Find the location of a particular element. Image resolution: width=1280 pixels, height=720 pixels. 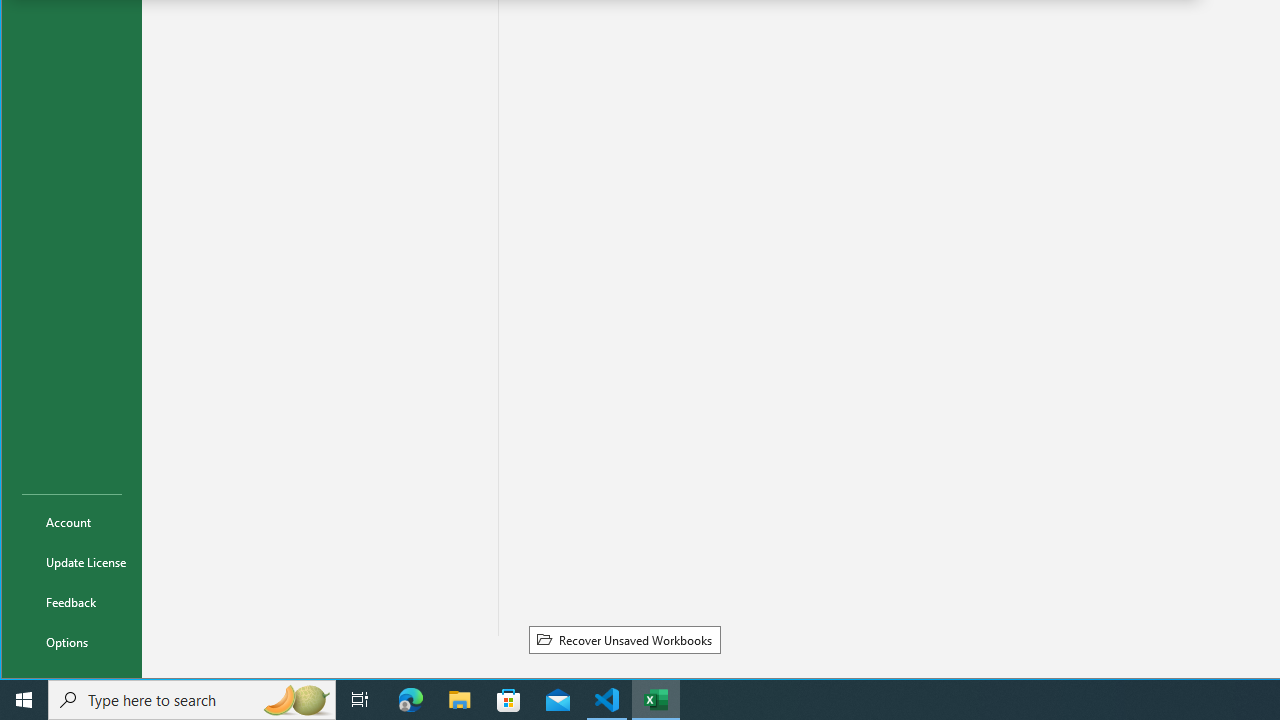

'Update License' is located at coordinates (72, 561).